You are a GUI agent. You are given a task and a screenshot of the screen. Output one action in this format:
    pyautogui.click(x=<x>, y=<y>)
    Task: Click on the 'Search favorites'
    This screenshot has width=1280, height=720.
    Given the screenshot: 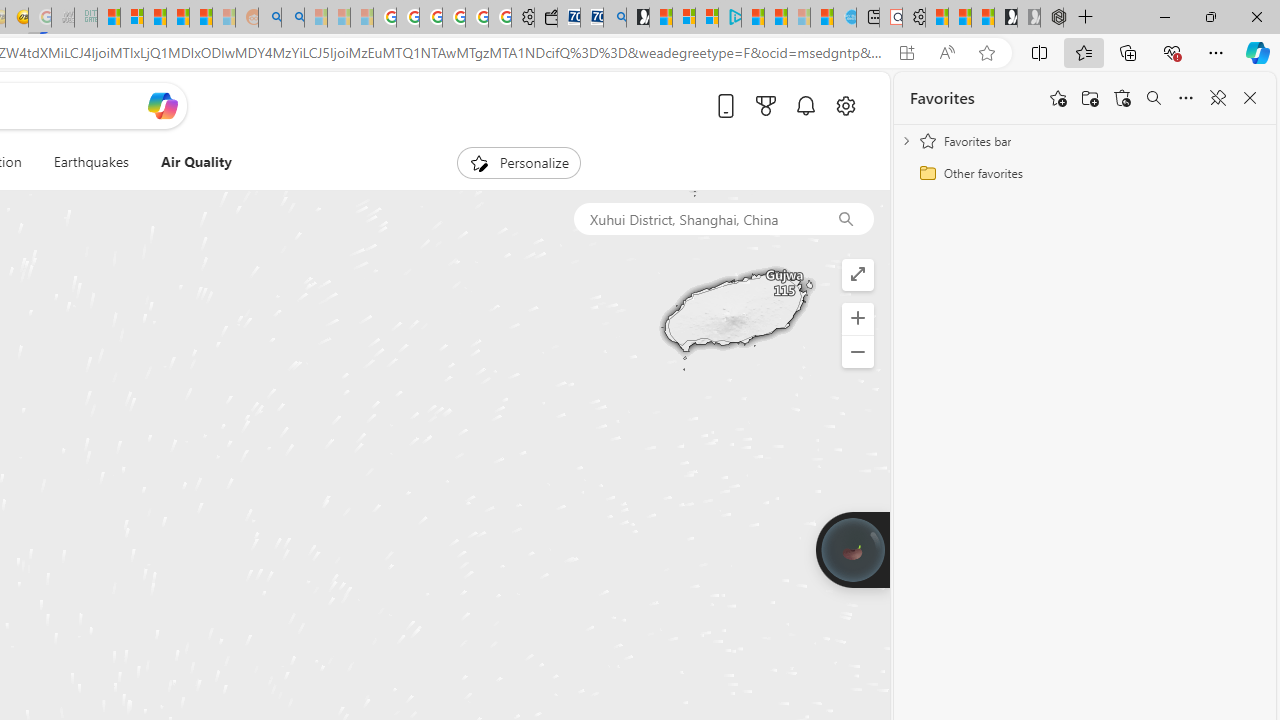 What is the action you would take?
    pyautogui.click(x=1153, y=98)
    